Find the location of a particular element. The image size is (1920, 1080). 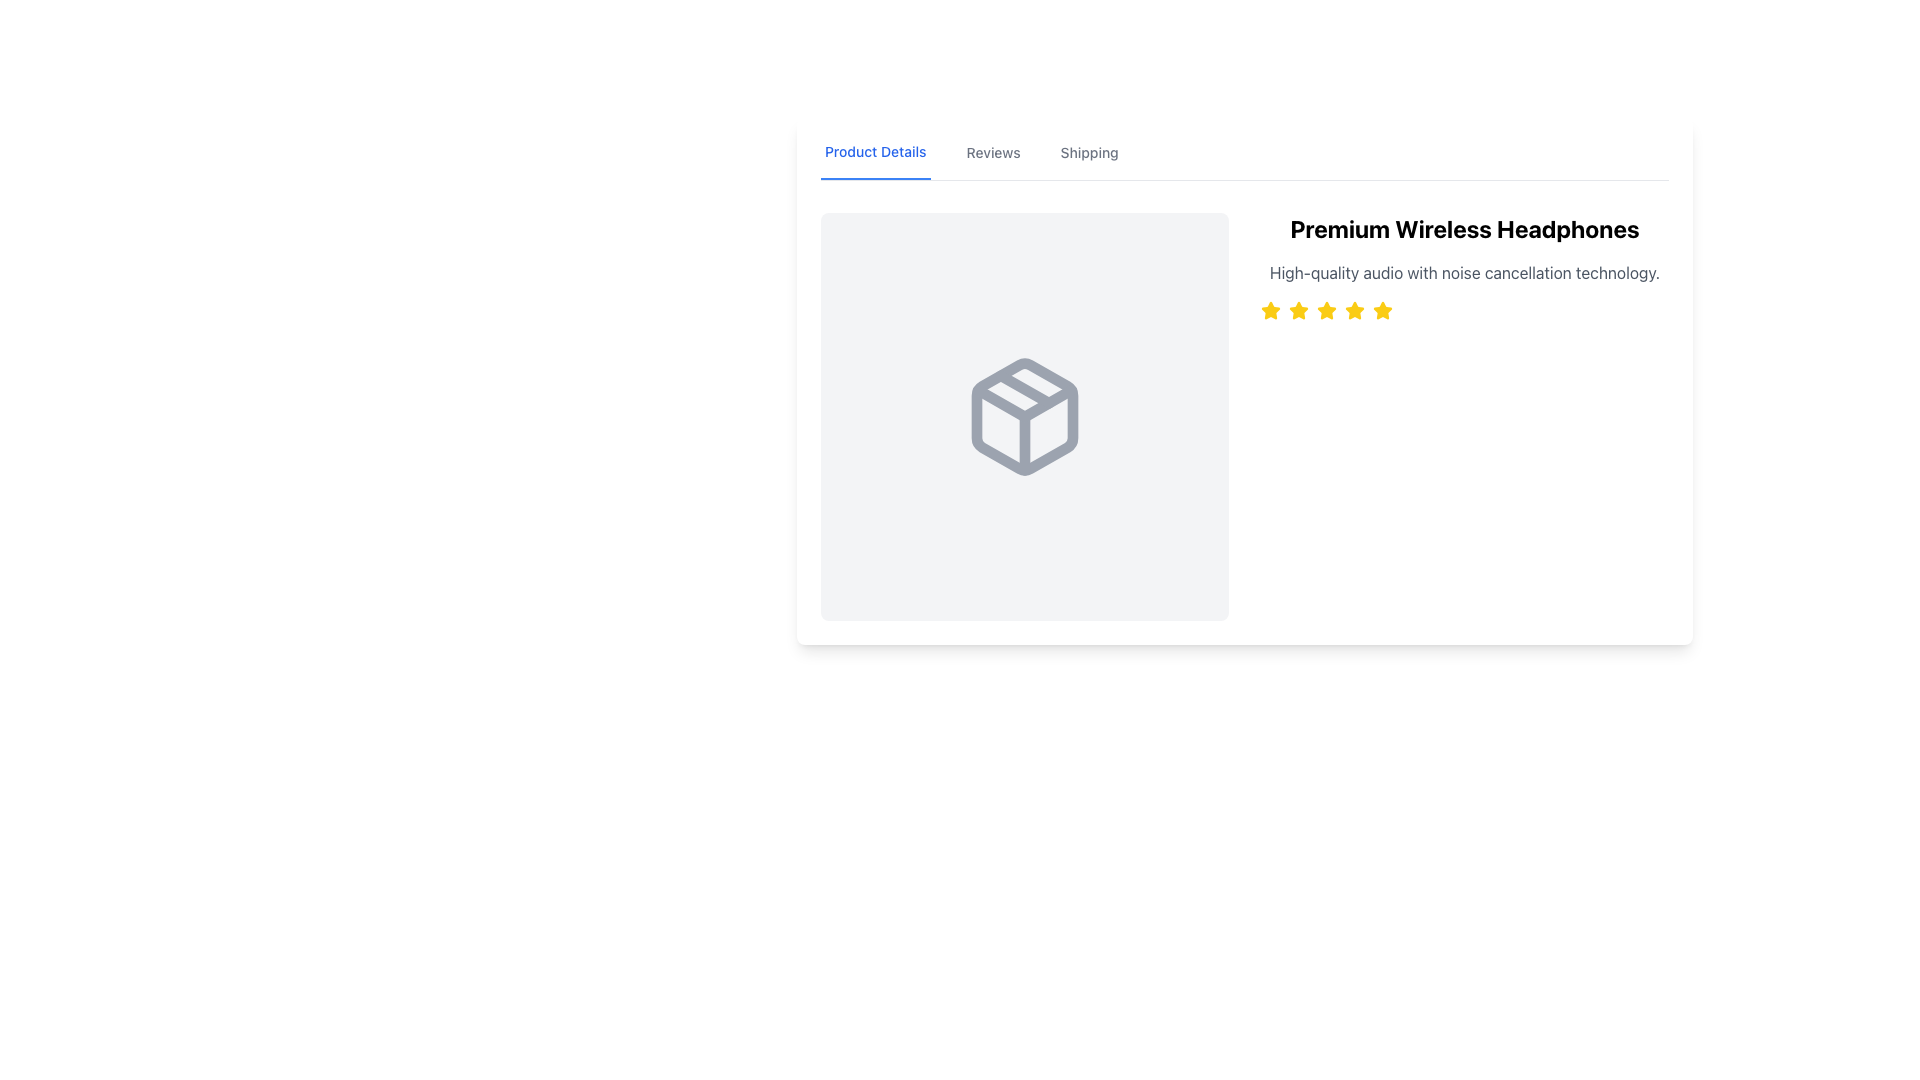

the 'Shipping' text label in the navigation bar to change its color to a darker shade of gray is located at coordinates (1088, 160).